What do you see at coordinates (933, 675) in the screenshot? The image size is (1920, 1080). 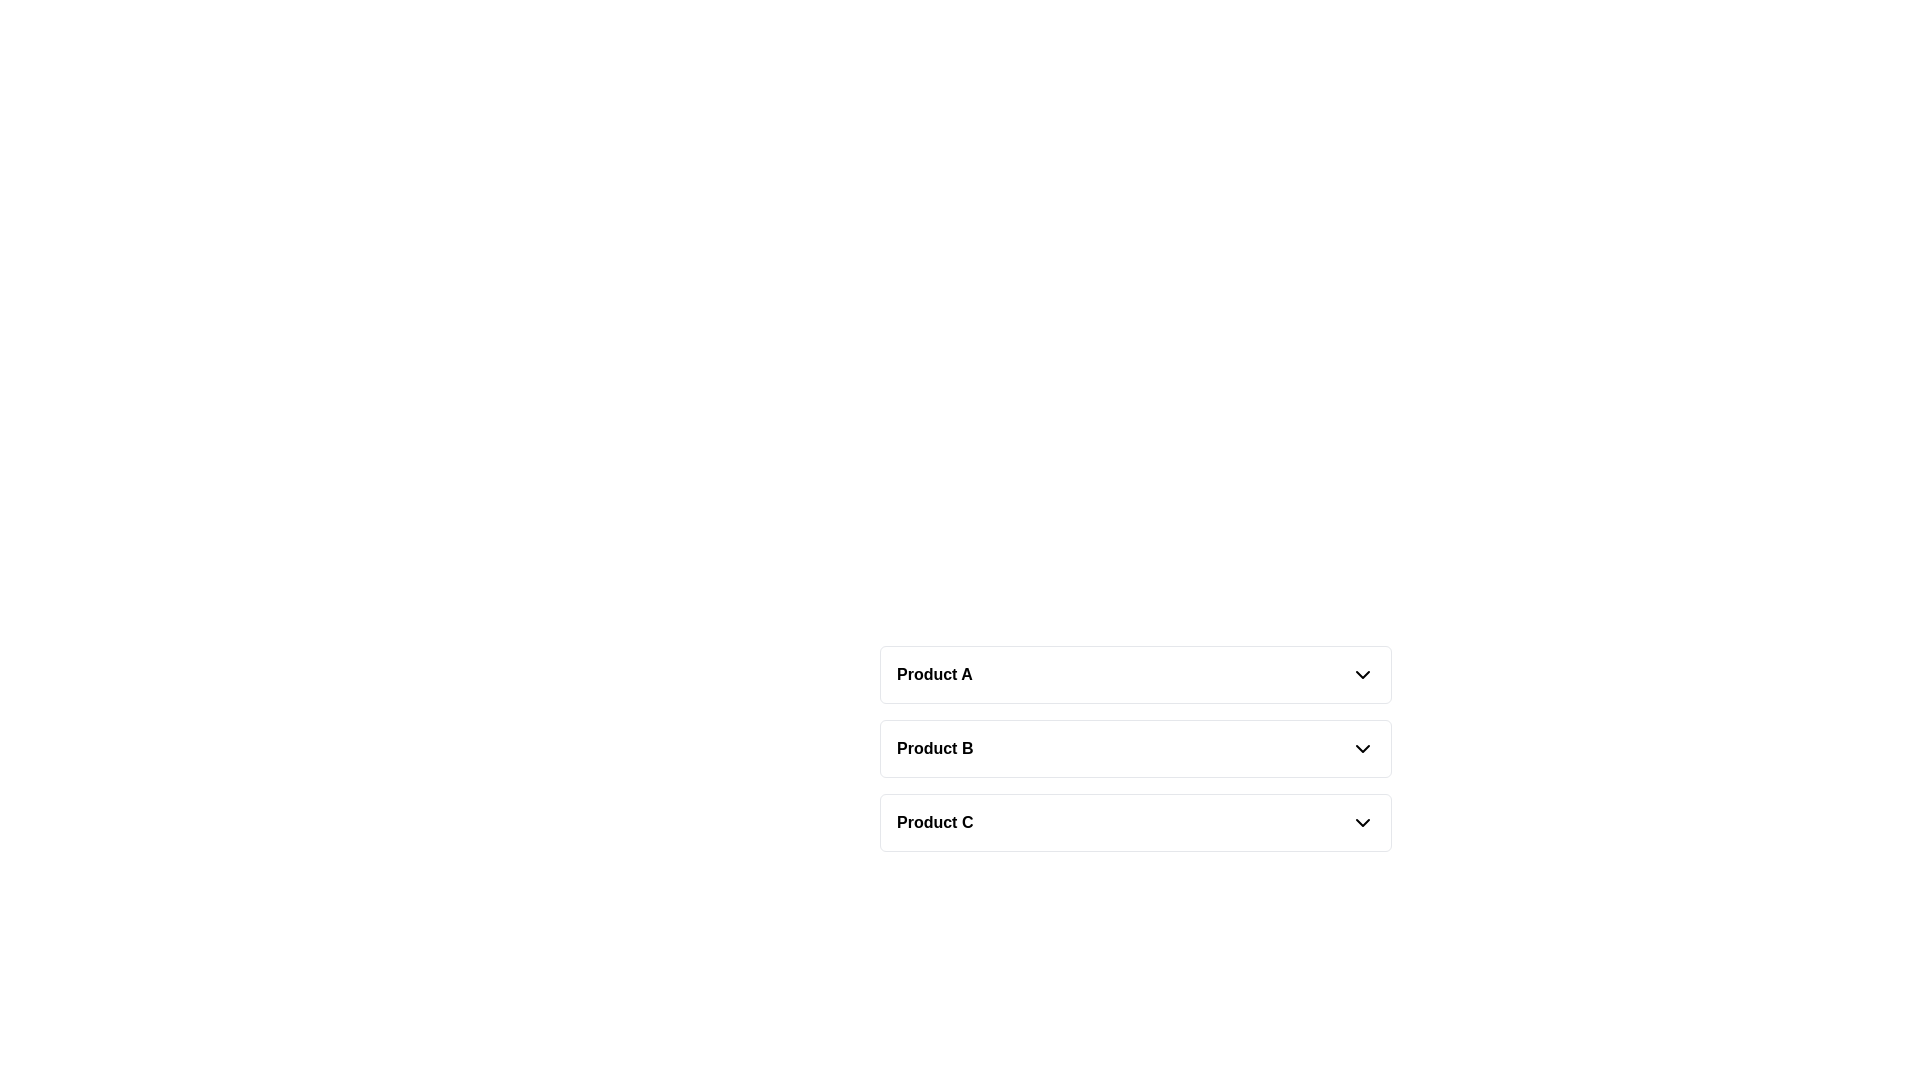 I see `the text label displaying 'Product A'` at bounding box center [933, 675].